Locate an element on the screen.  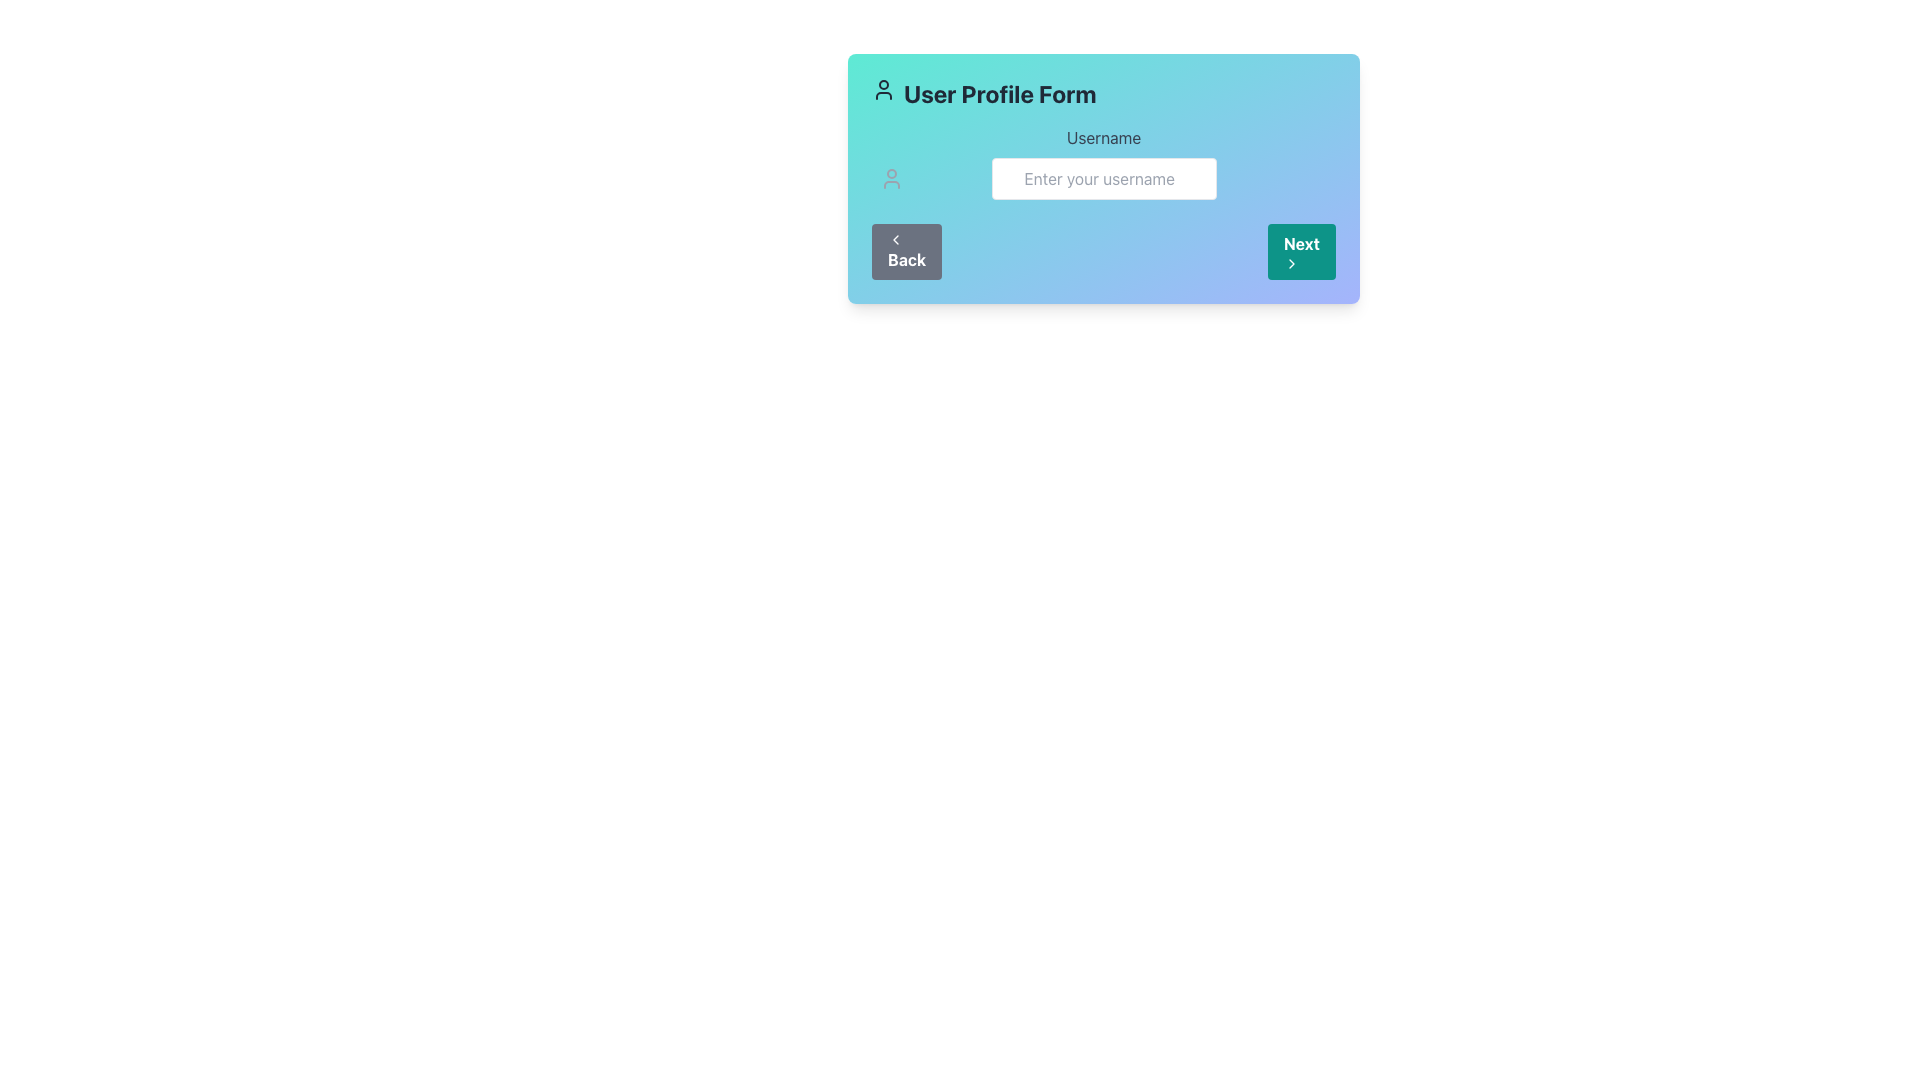
the 'Next' button with a teal background and bold white text, located at the bottom-right corner of the interface is located at coordinates (1301, 250).